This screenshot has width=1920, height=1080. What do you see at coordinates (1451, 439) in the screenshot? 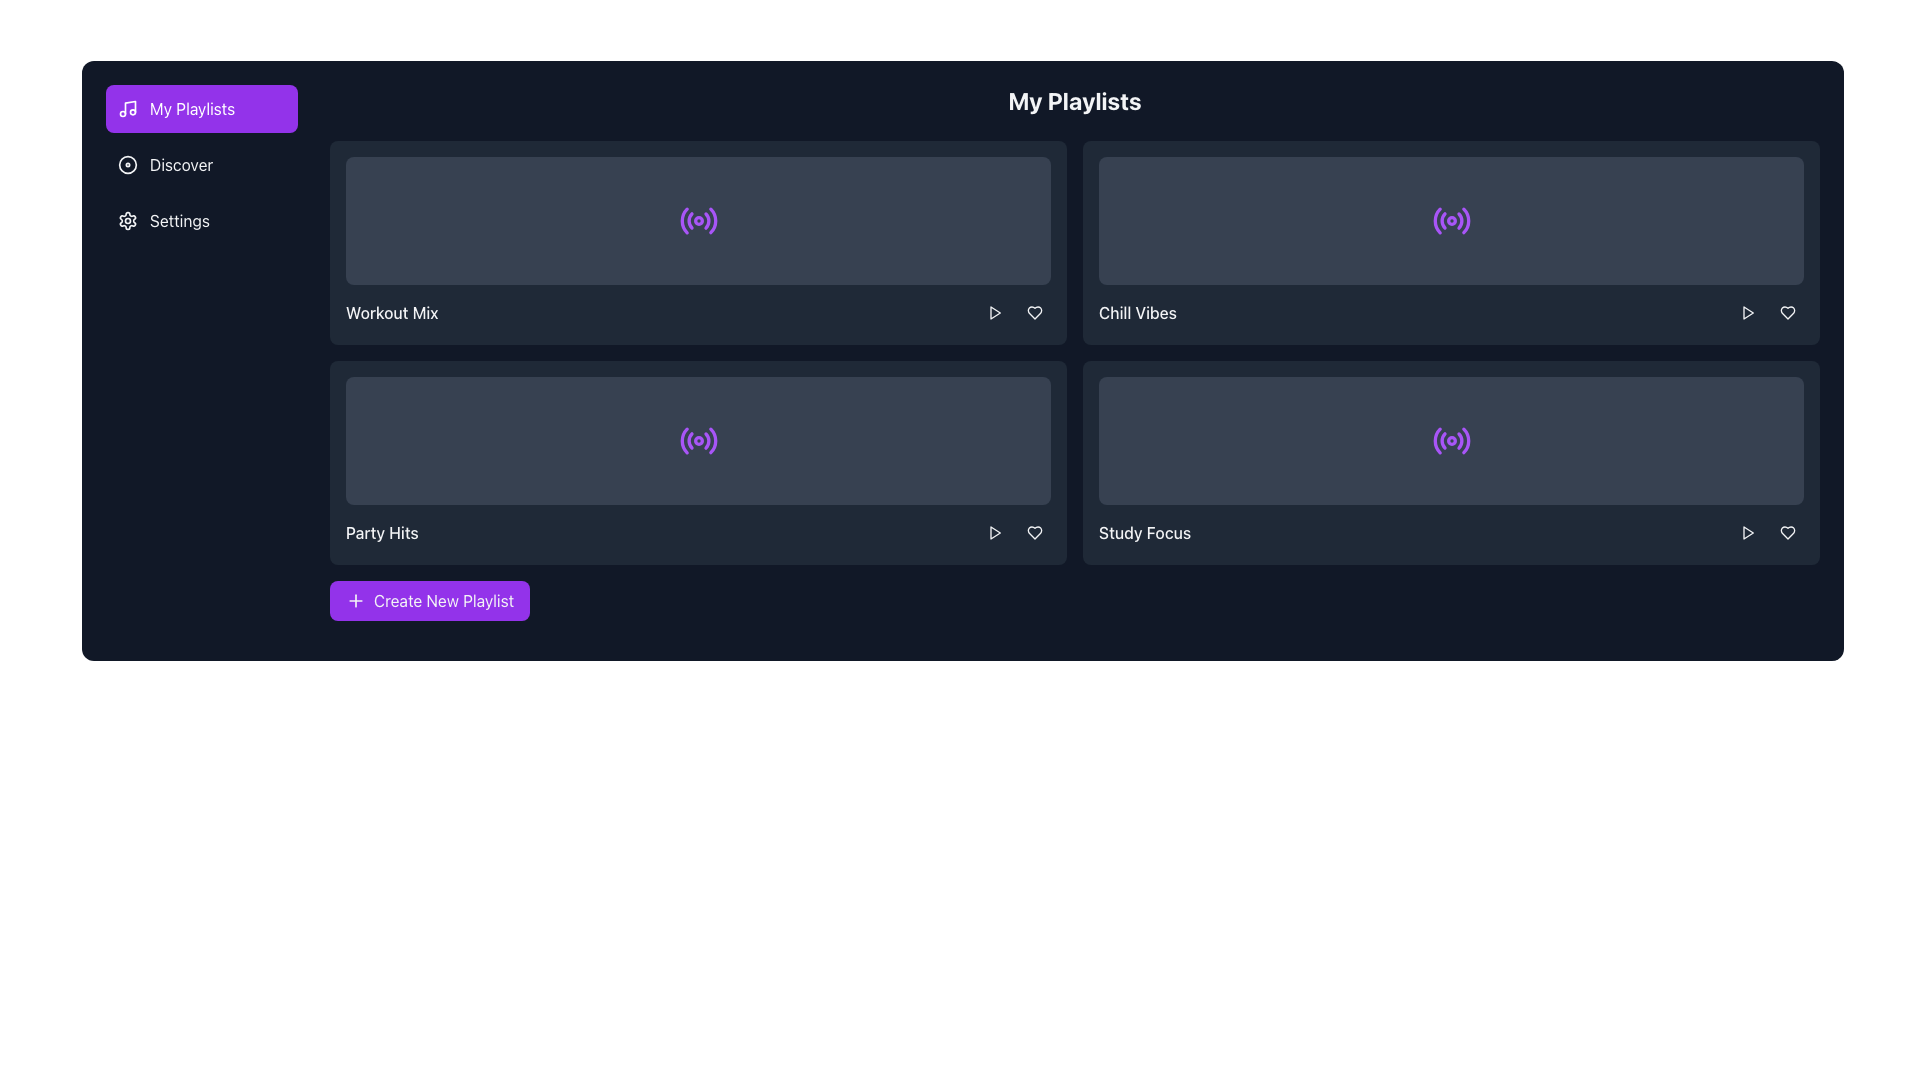
I see `the icon located in the bottom-right rectangular tile titled 'Study Focus' within the grid of playlist items, which is centrally placed in a dark gray tile` at bounding box center [1451, 439].